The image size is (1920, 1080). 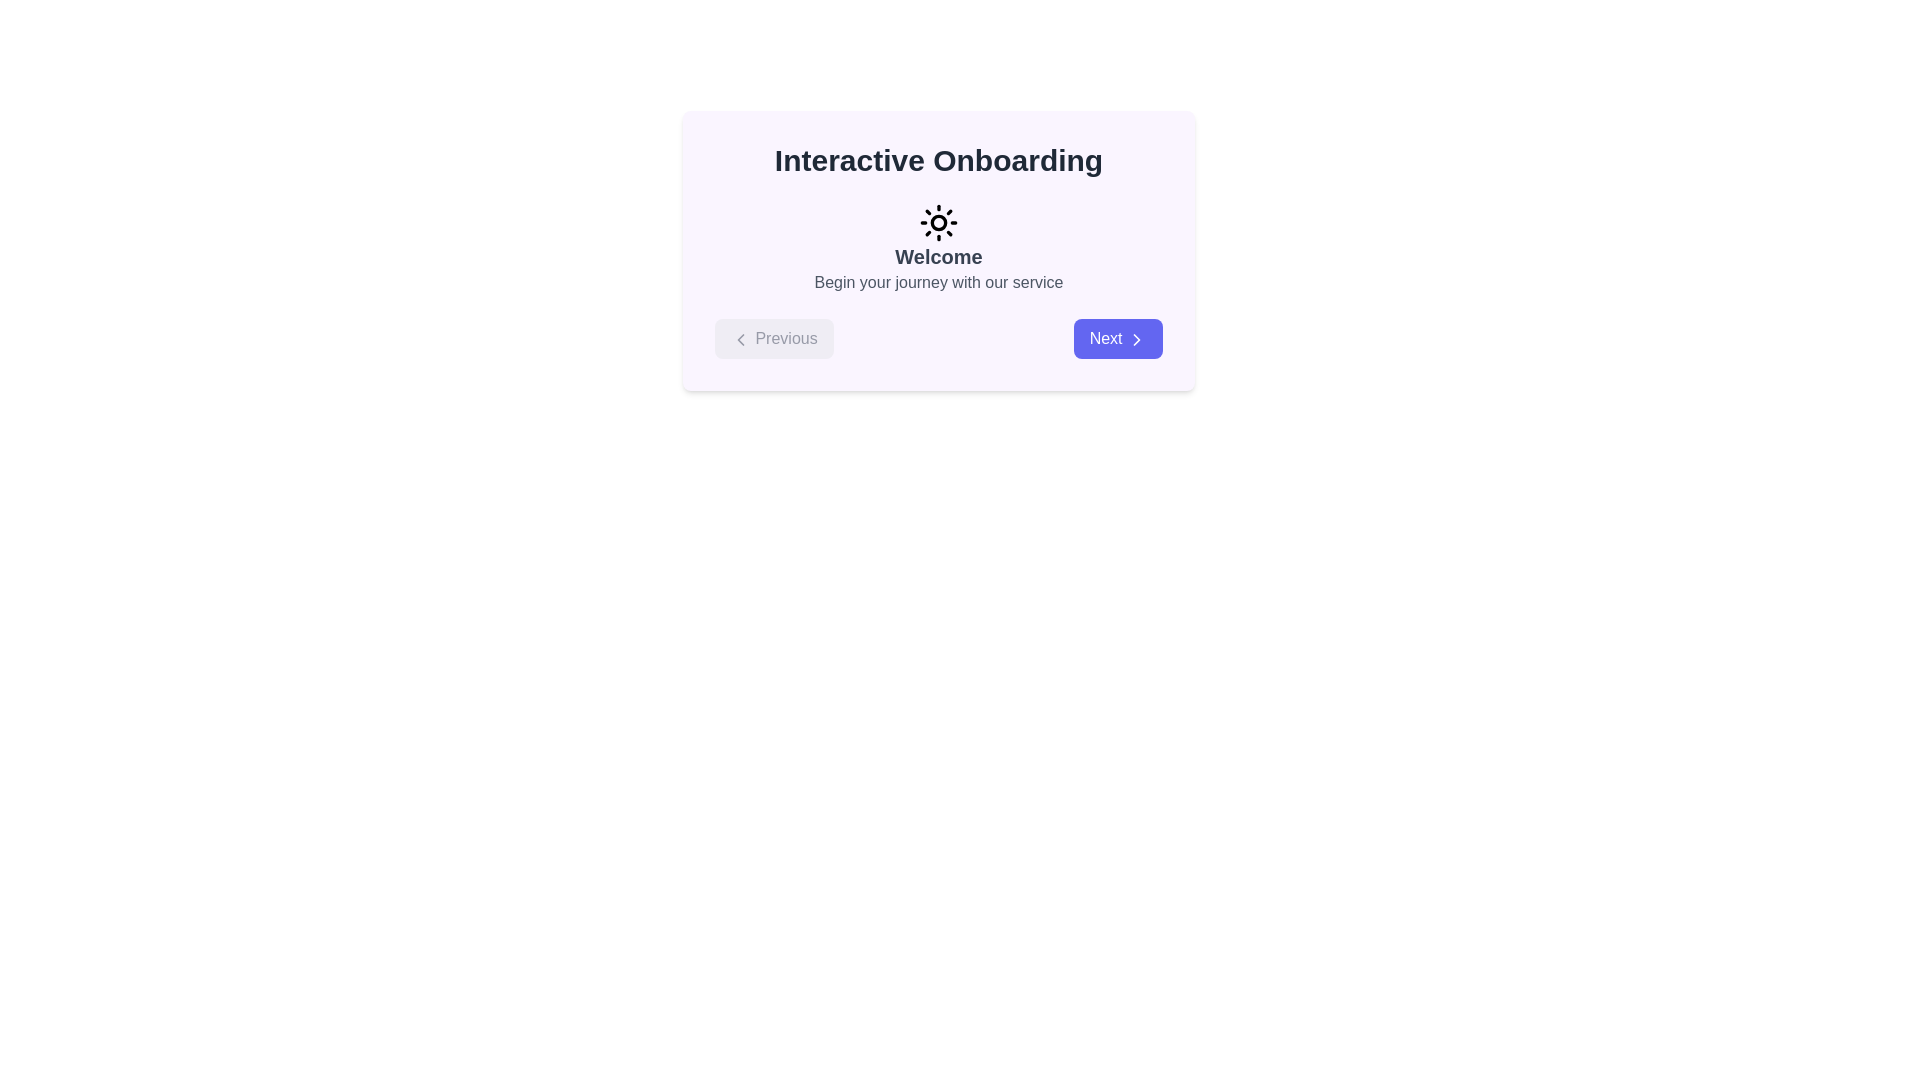 What do you see at coordinates (739, 338) in the screenshot?
I see `the left-pointing chevron icon inside the circular button of the 'Previous' button located in the bottom-left corner of the centered modal` at bounding box center [739, 338].